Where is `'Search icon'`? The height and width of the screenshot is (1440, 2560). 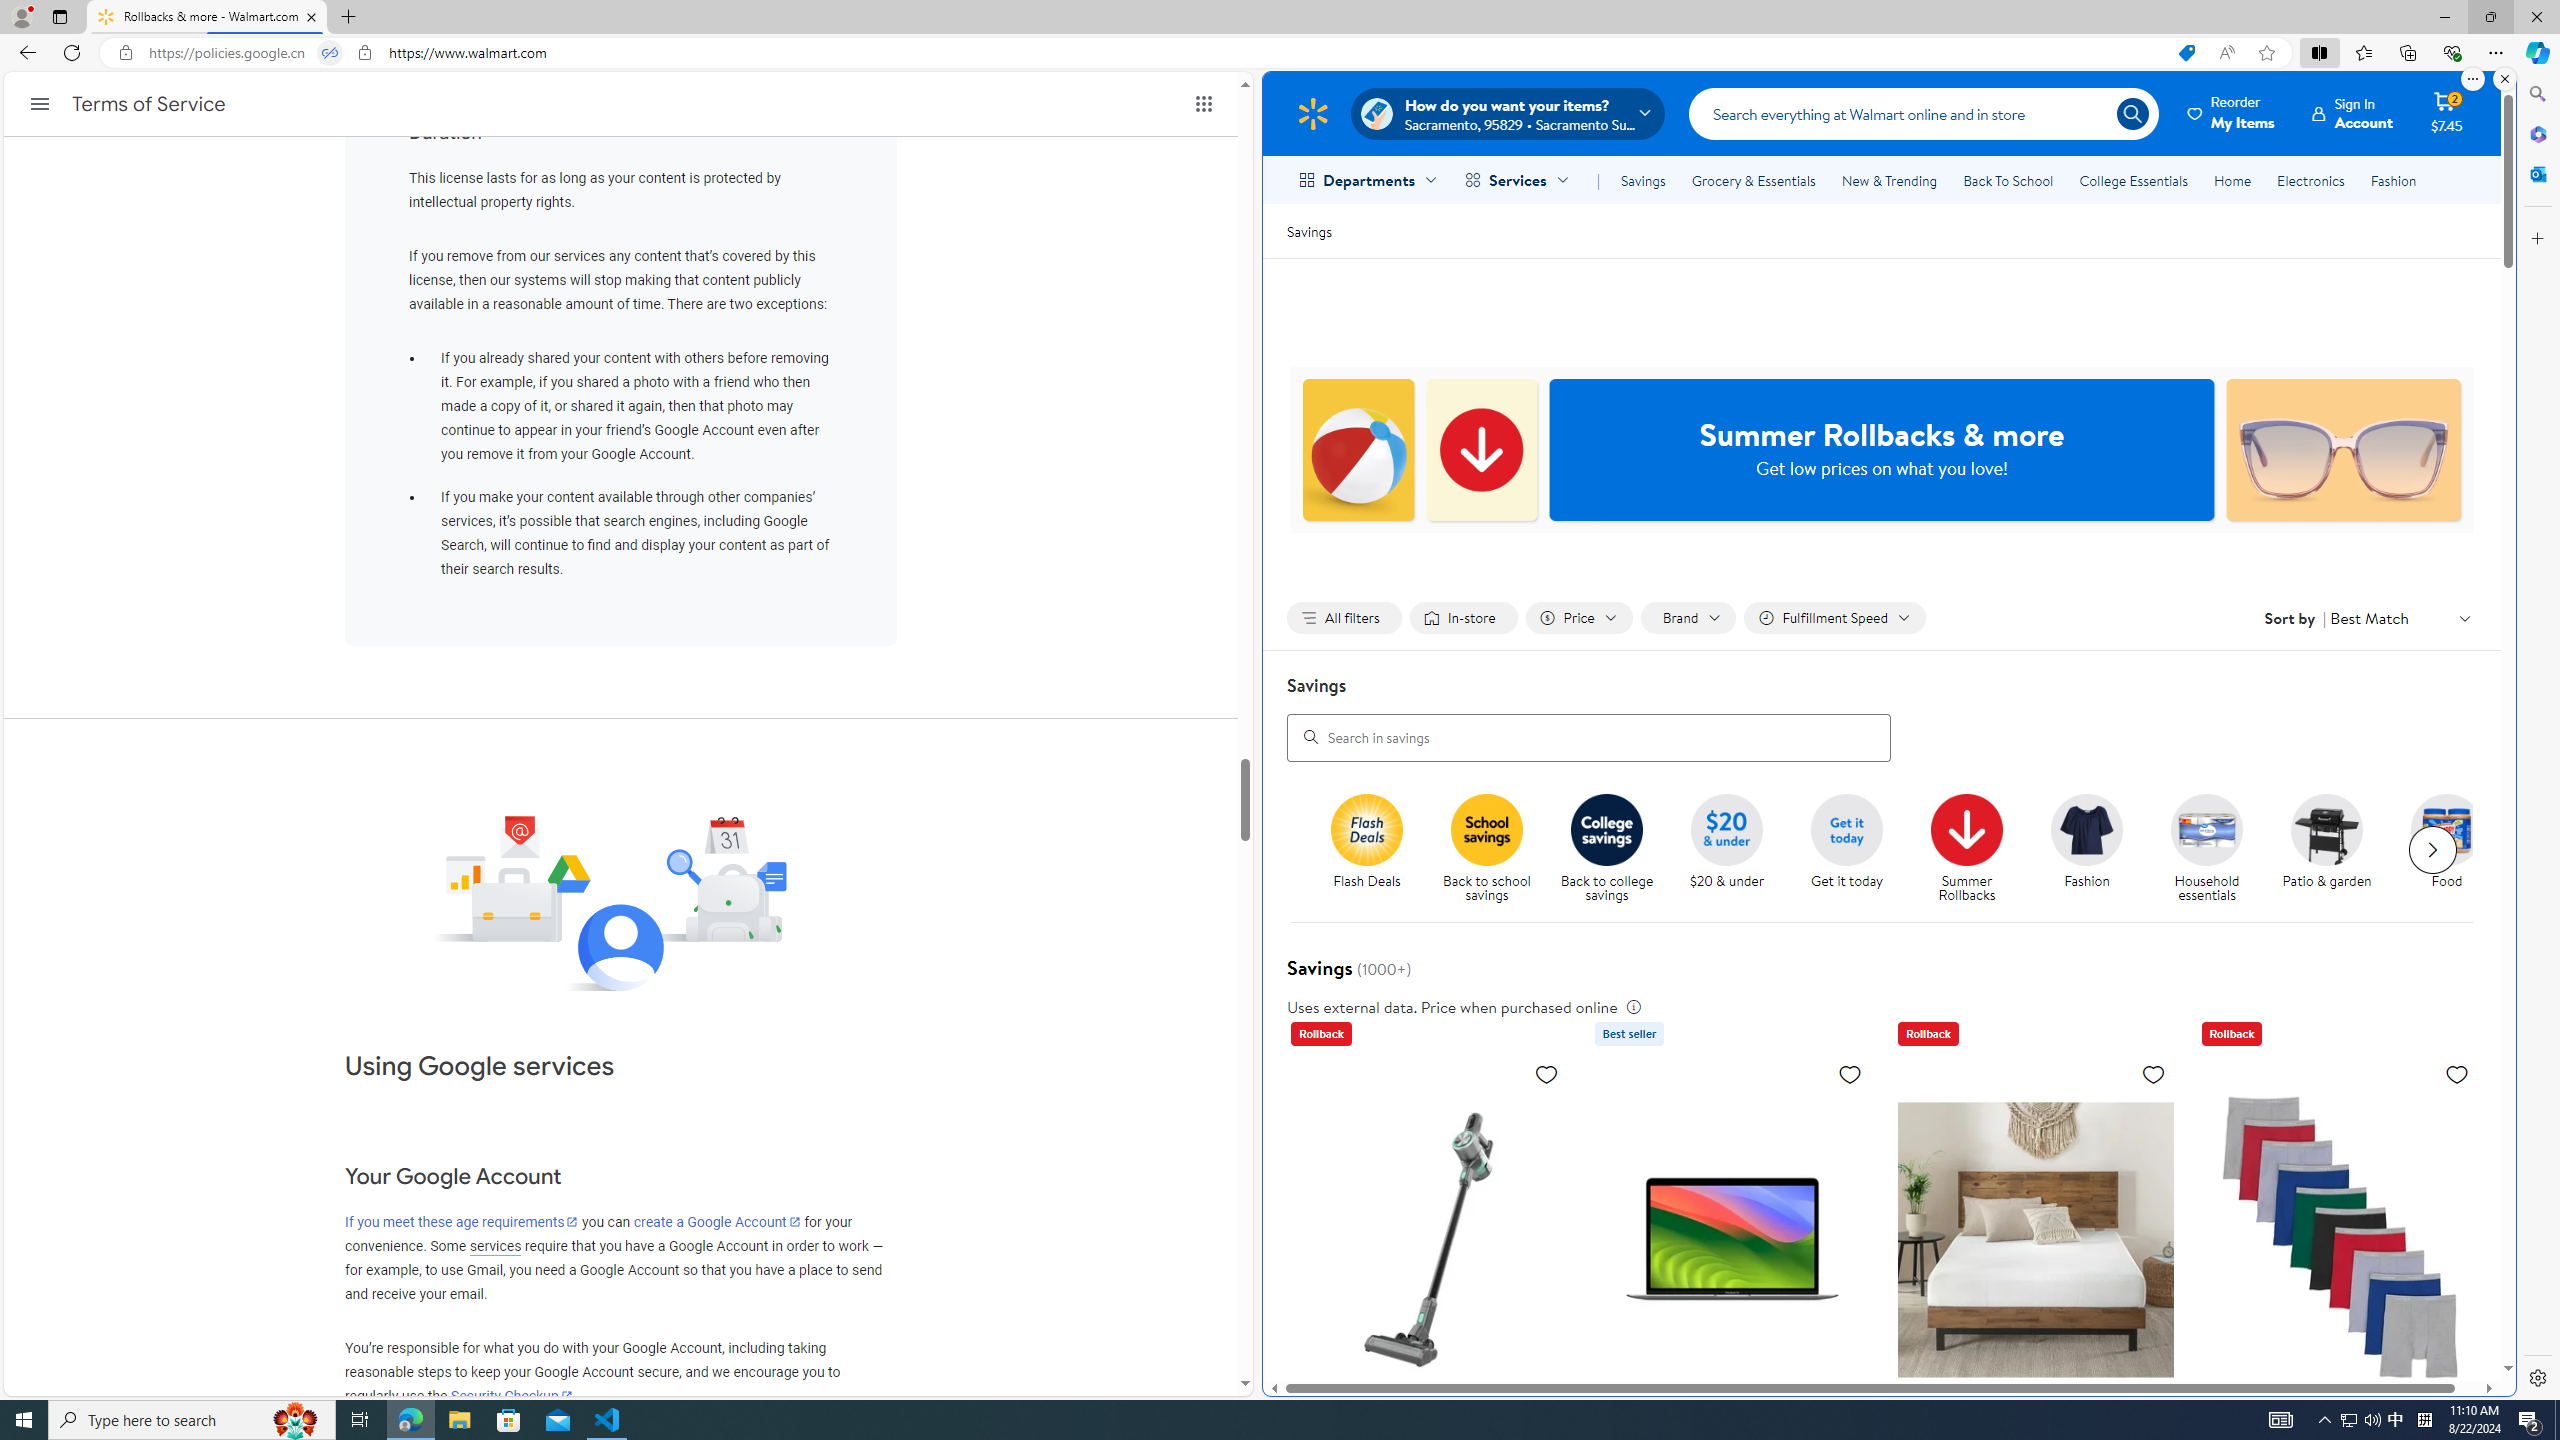 'Search icon' is located at coordinates (2131, 112).